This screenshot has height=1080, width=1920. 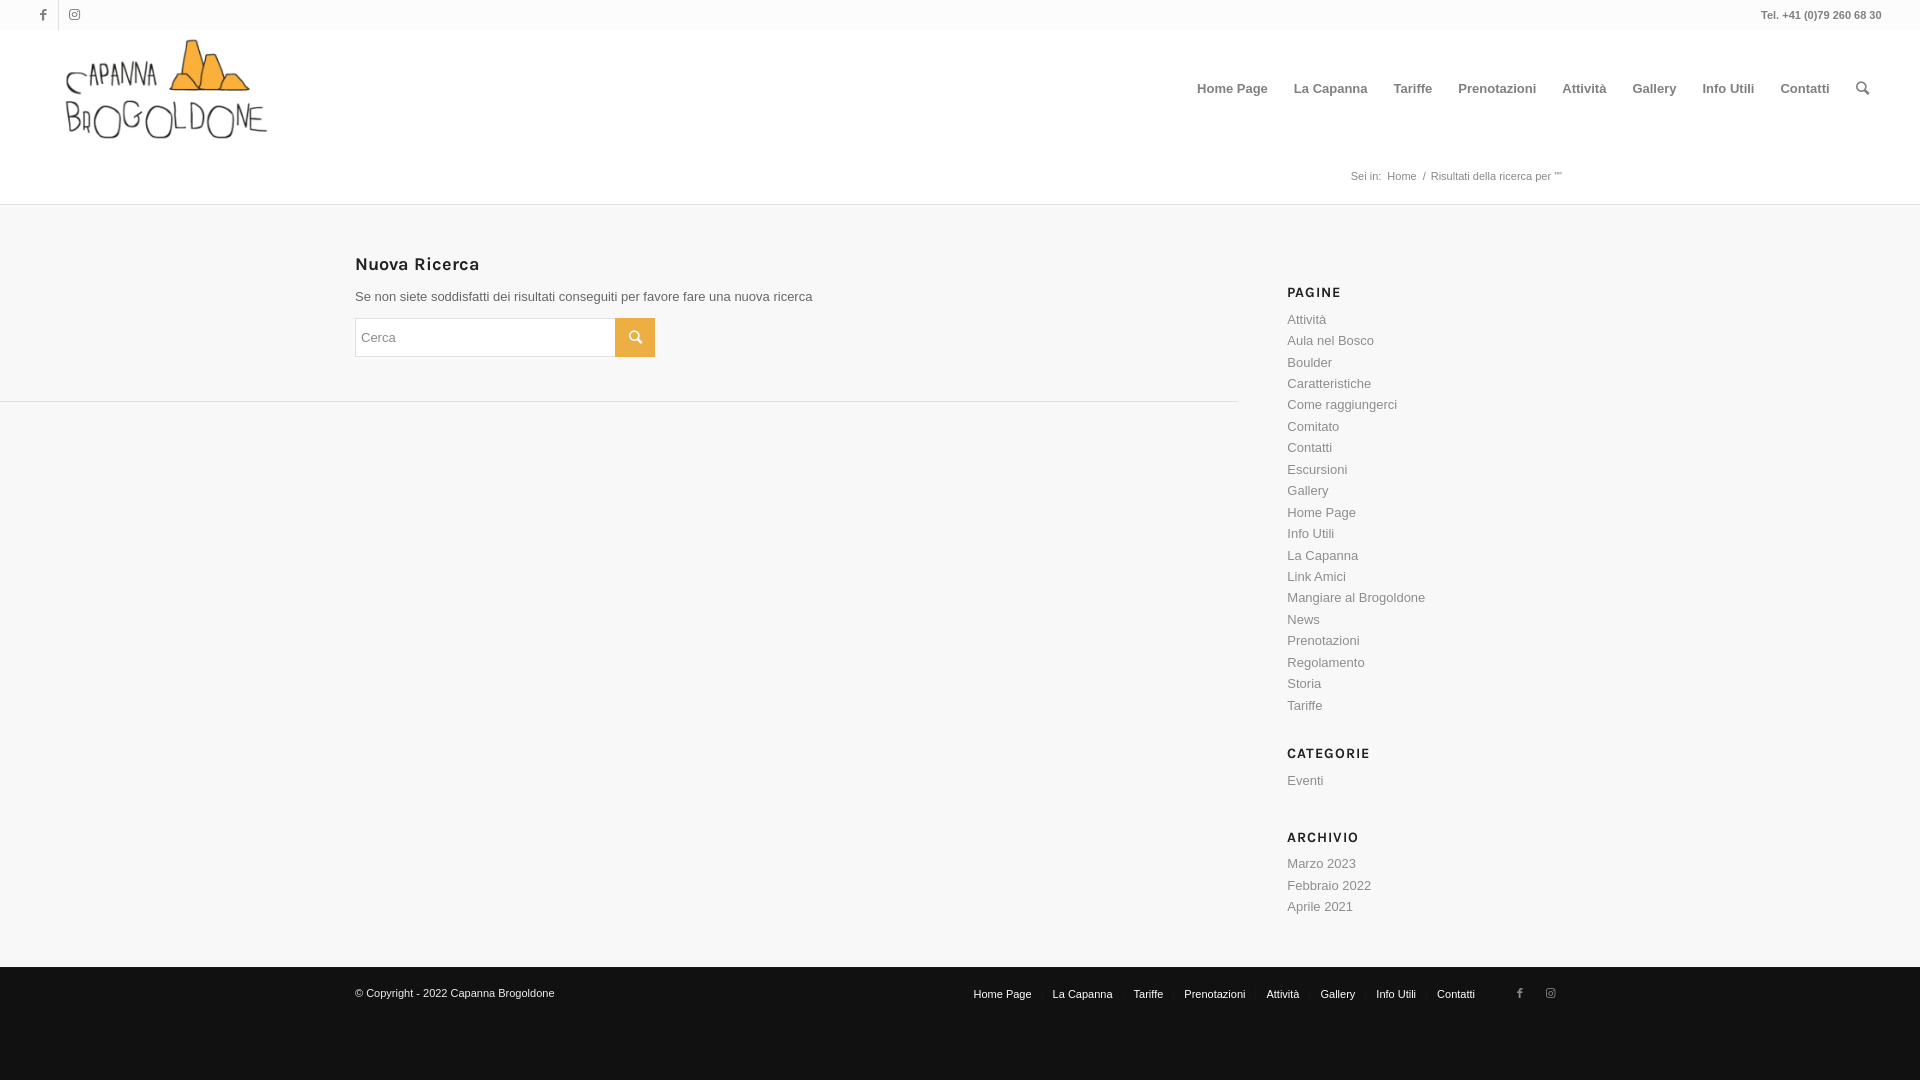 I want to click on 'Eventi', so click(x=1286, y=779).